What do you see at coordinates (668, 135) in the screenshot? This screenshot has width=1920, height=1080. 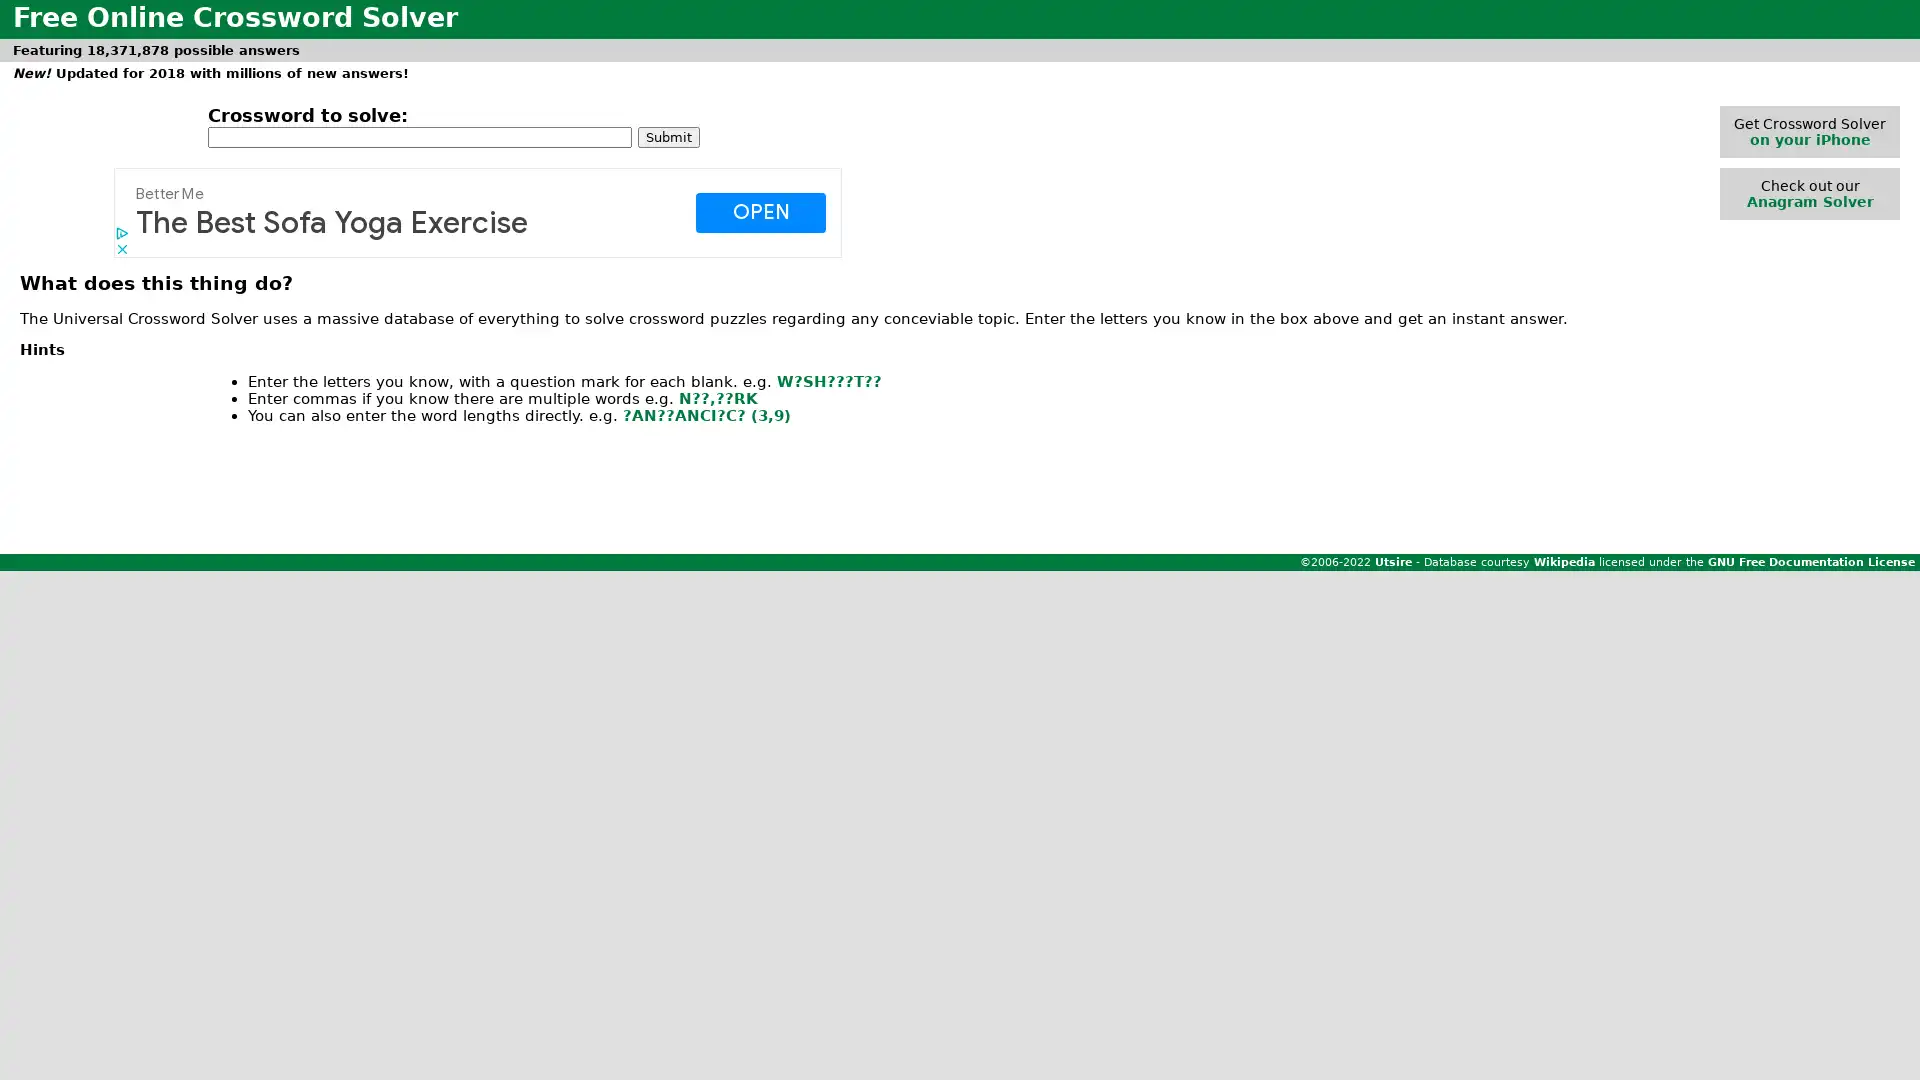 I see `Submit` at bounding box center [668, 135].